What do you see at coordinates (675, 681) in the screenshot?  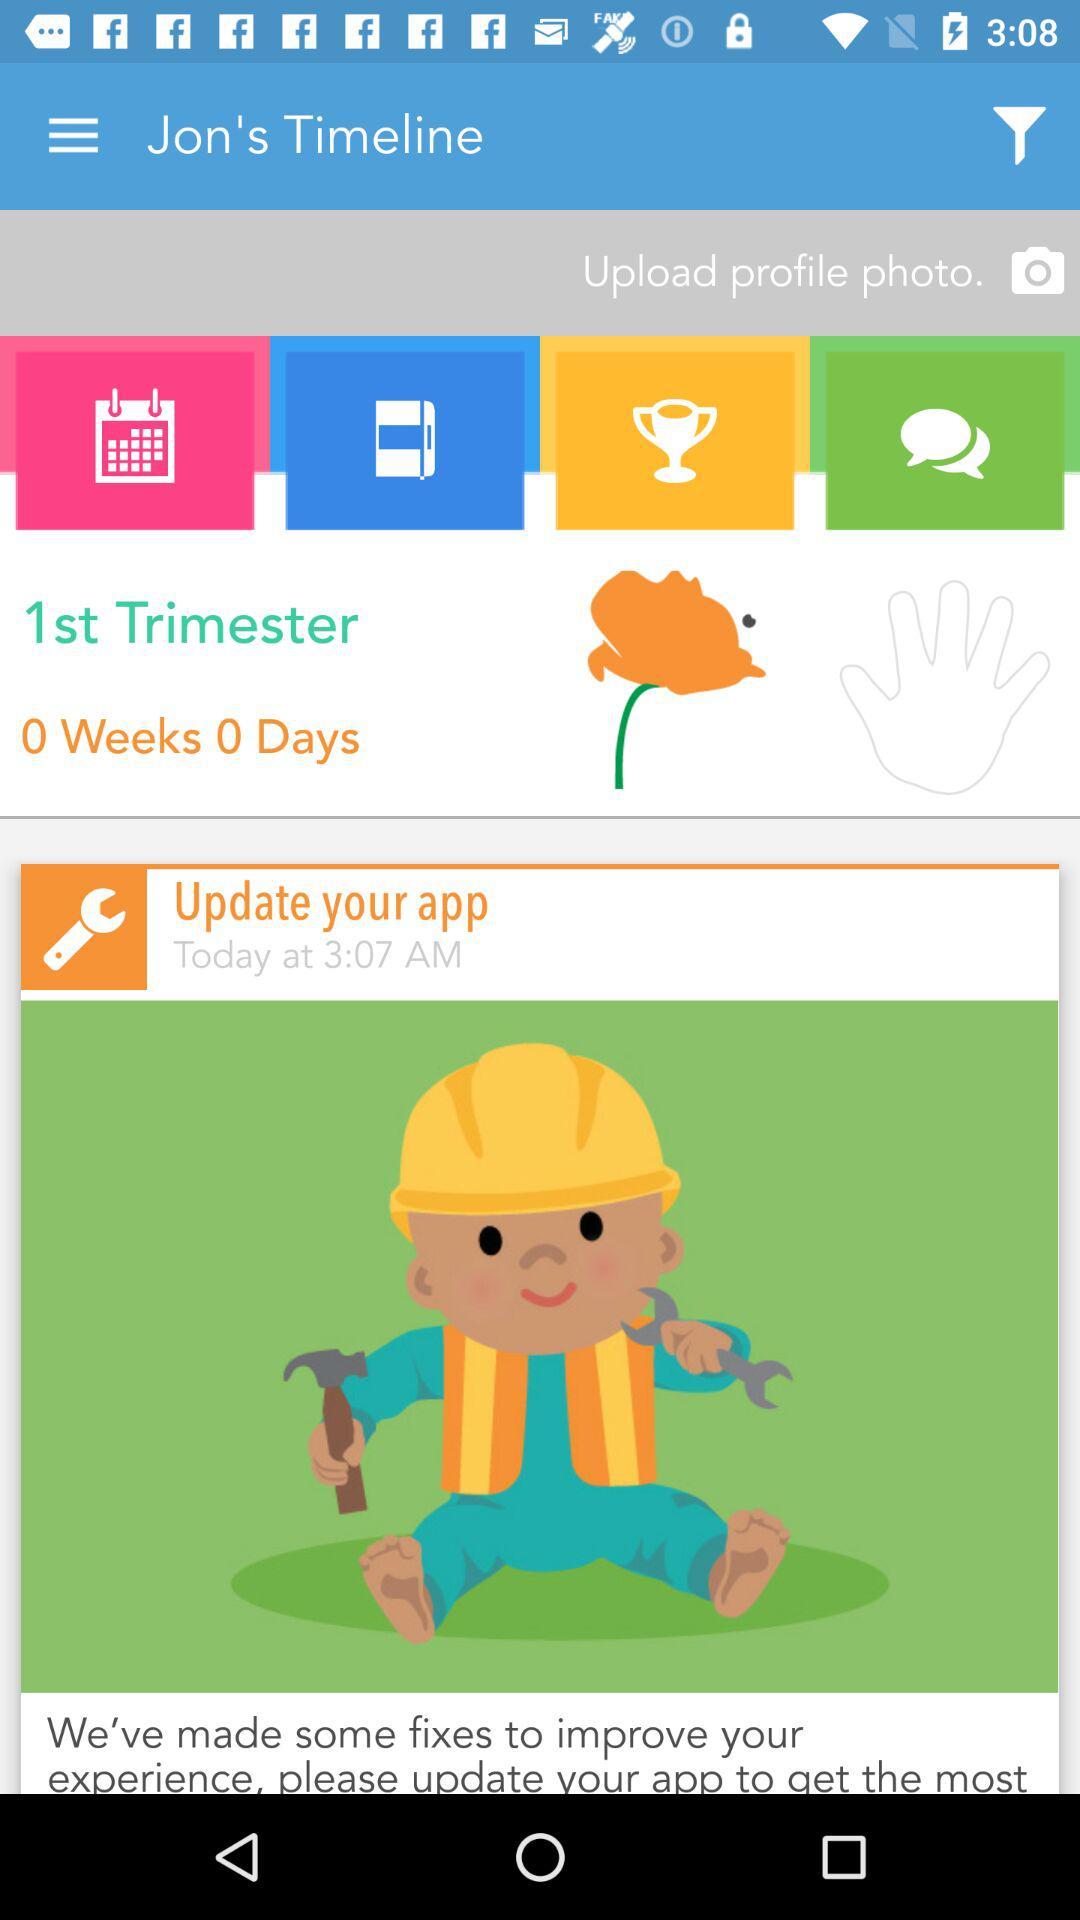 I see `item below the n` at bounding box center [675, 681].